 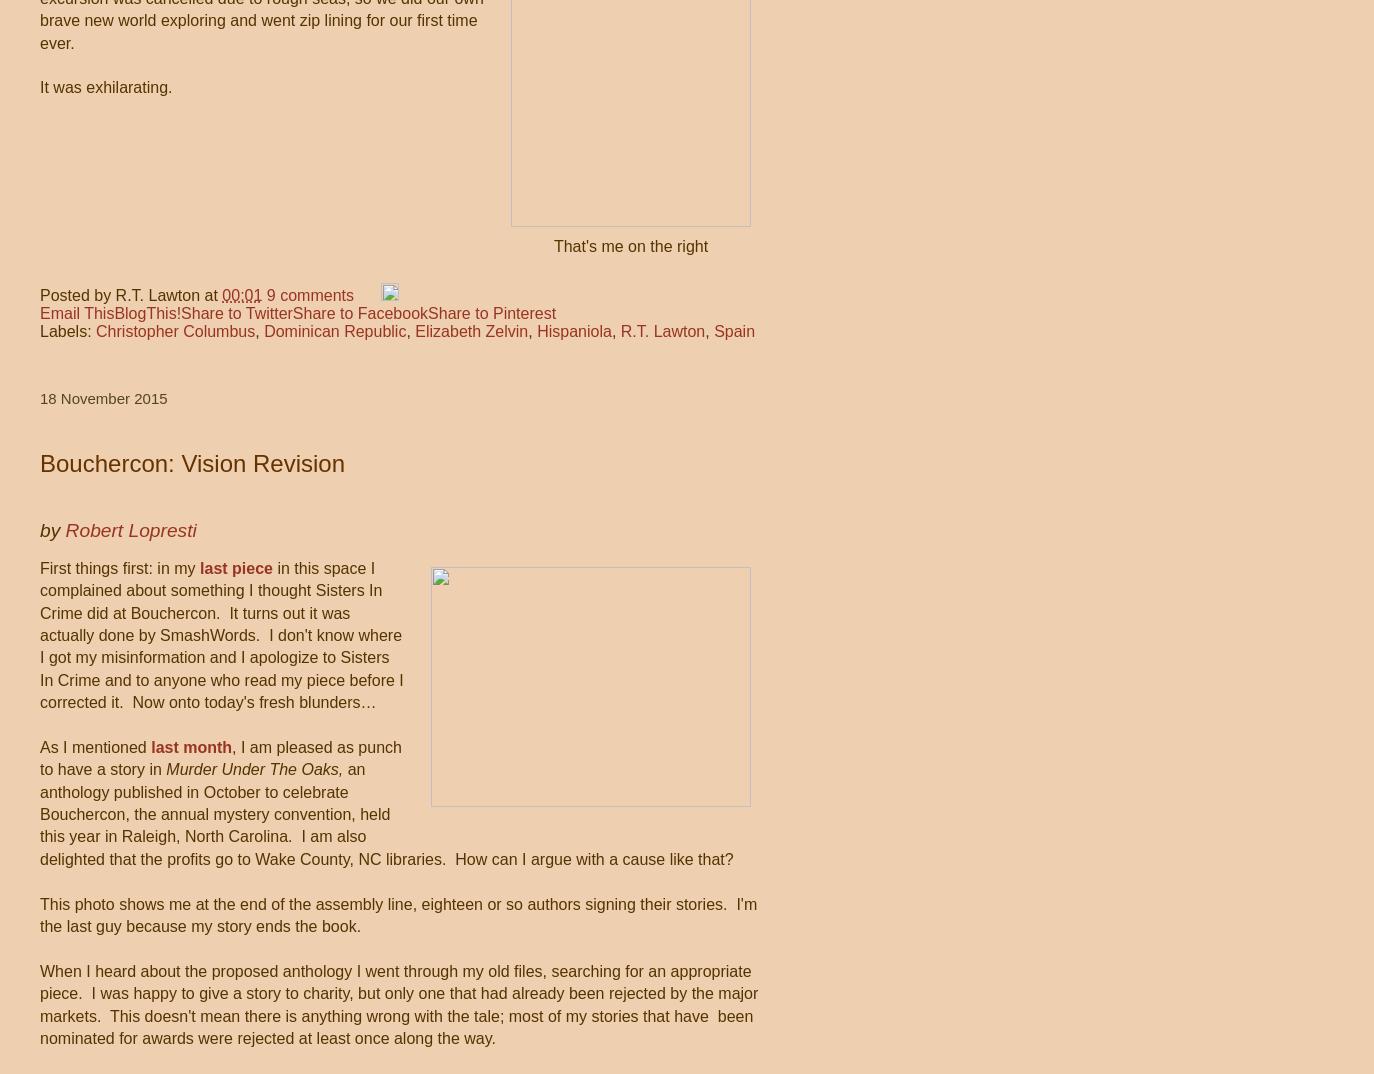 What do you see at coordinates (414, 329) in the screenshot?
I see `'Elizabeth Zelvin'` at bounding box center [414, 329].